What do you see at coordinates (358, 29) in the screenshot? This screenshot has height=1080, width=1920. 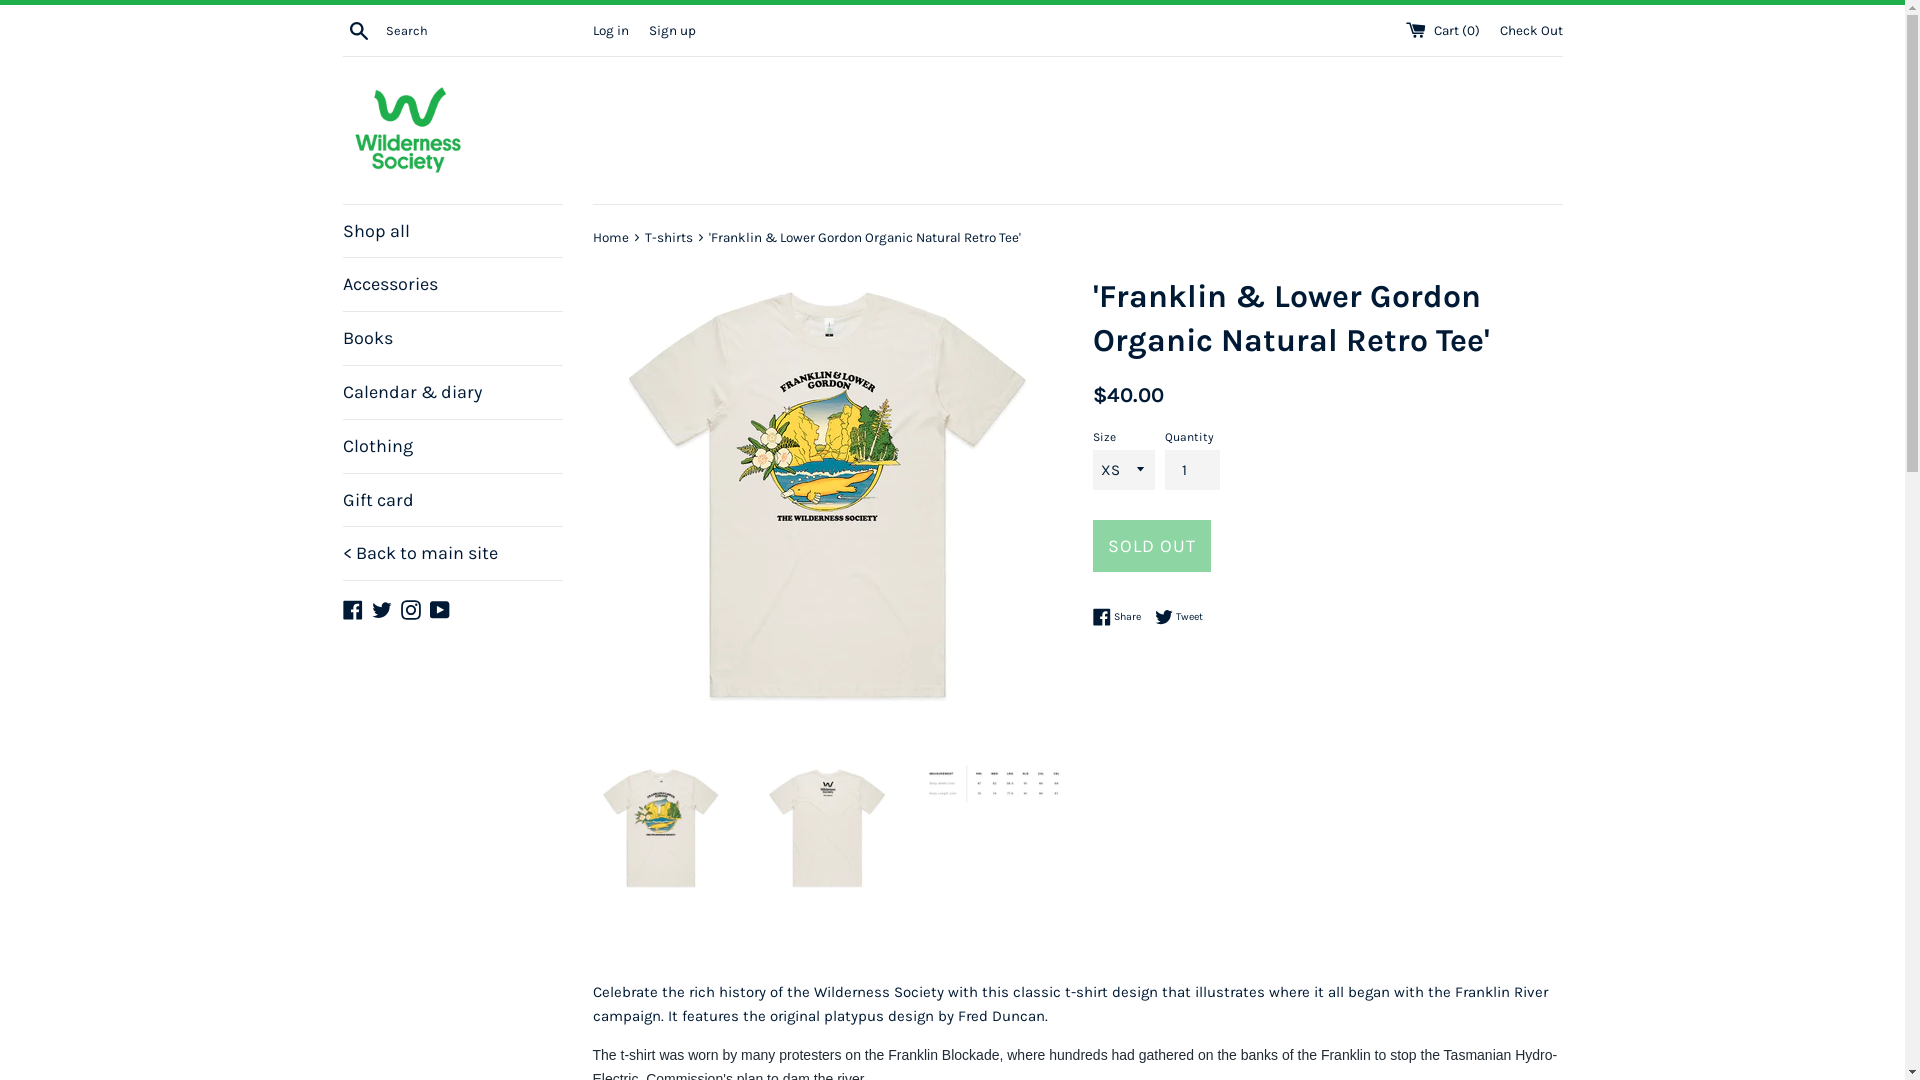 I see `'Search'` at bounding box center [358, 29].